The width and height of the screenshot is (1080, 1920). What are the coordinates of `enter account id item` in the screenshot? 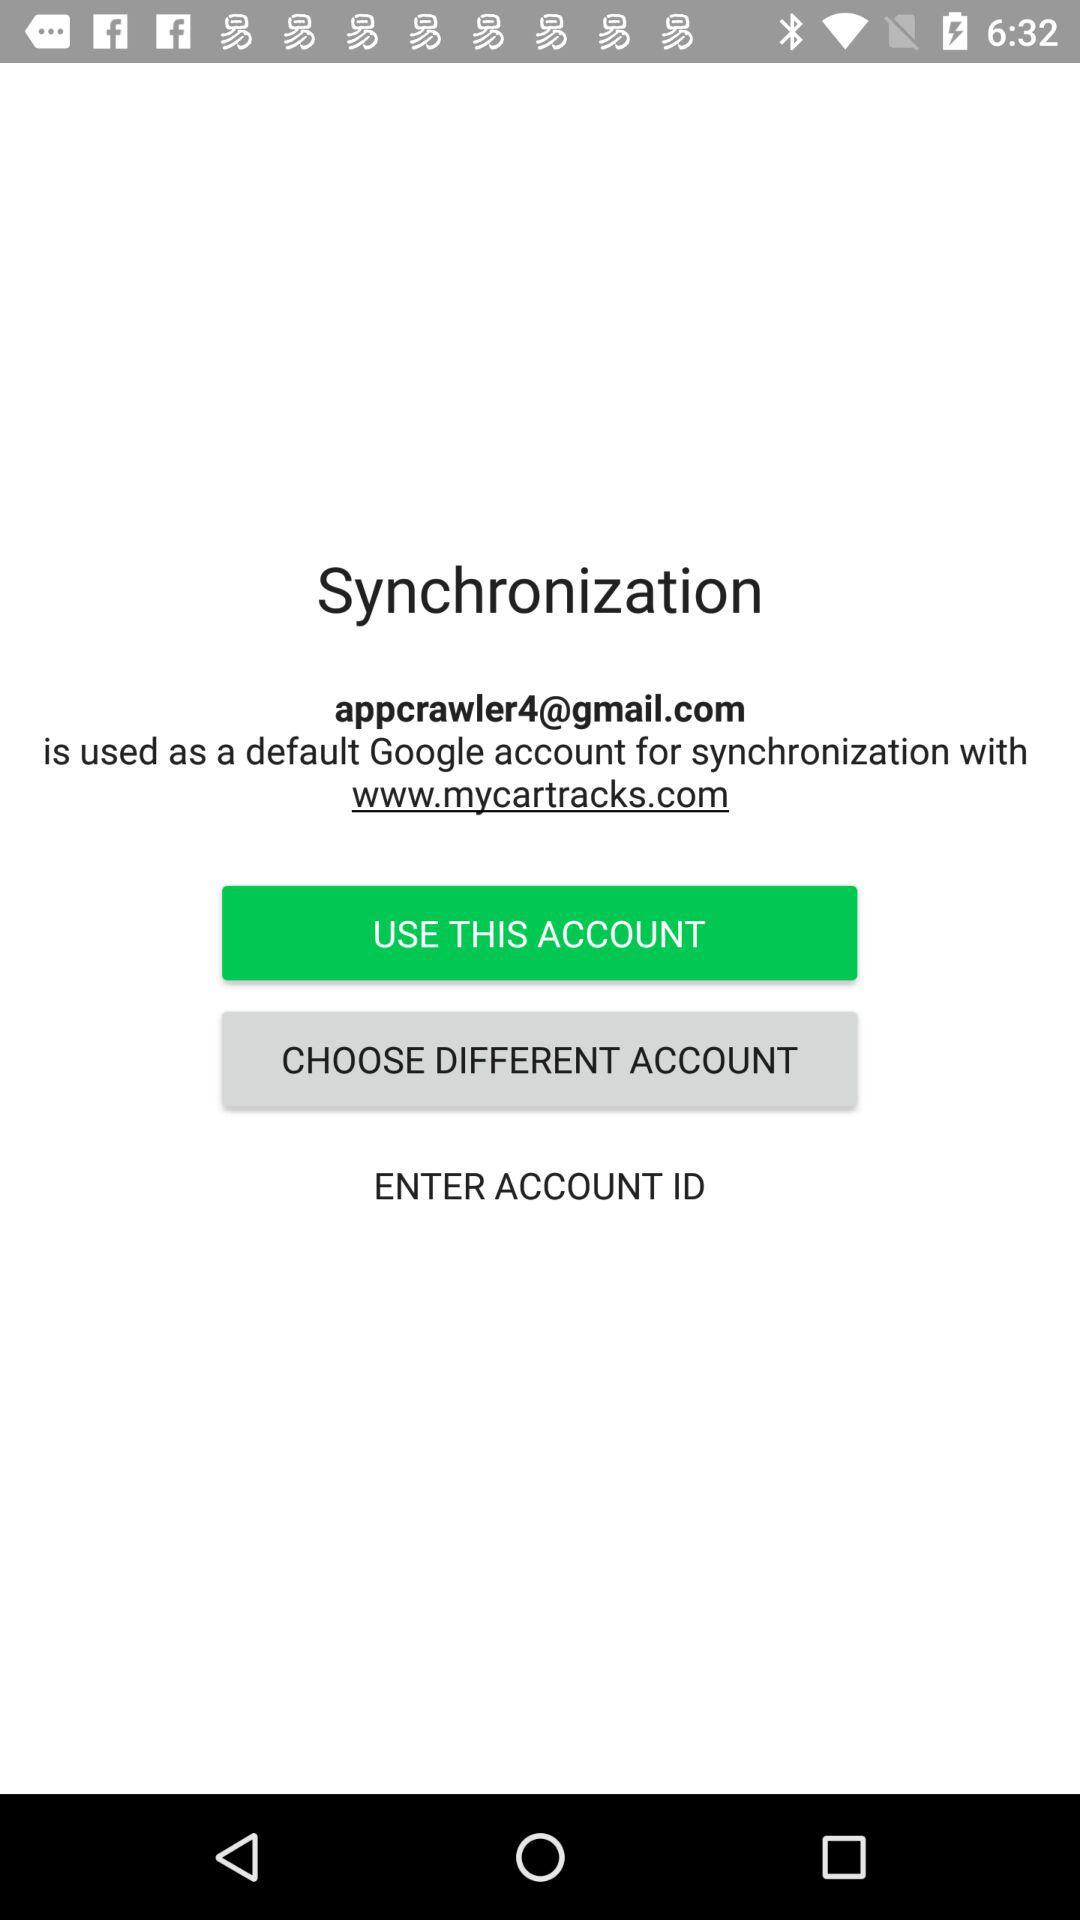 It's located at (538, 1185).